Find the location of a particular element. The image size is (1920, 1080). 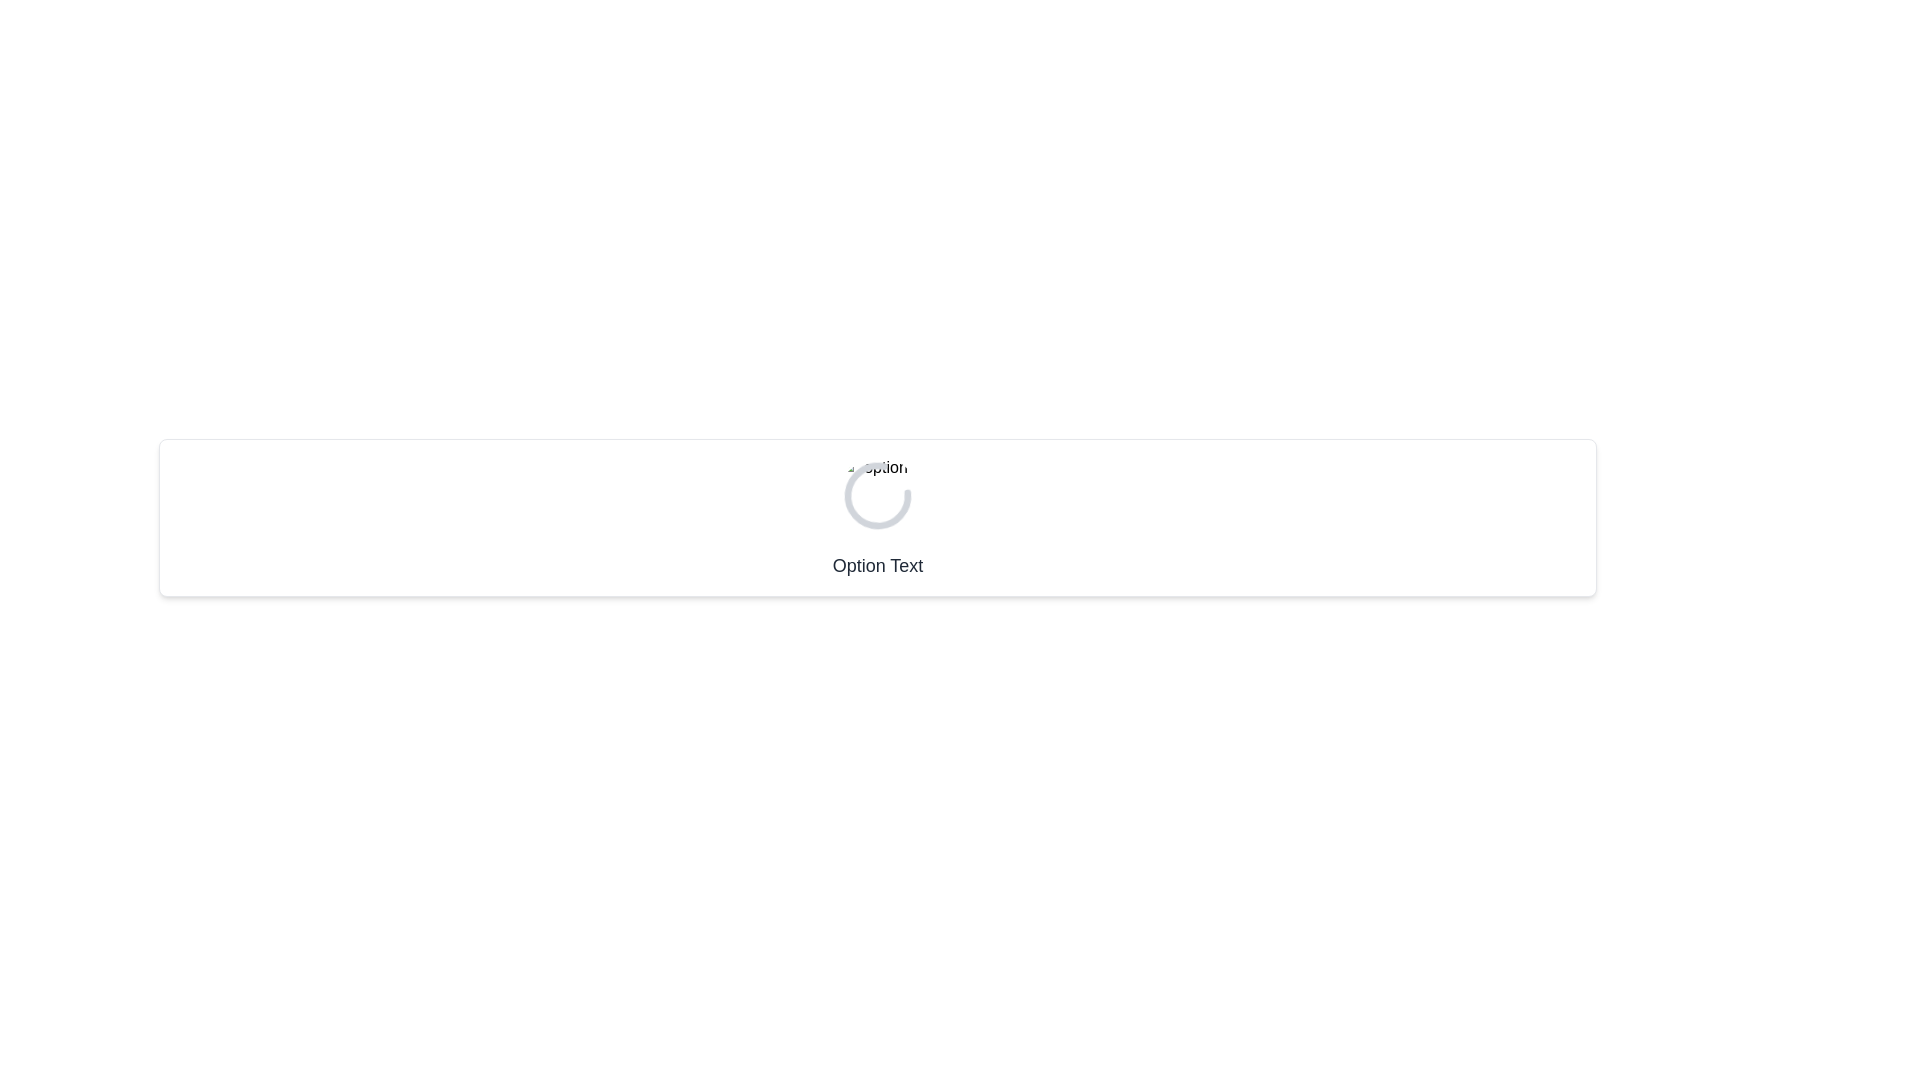

the animation of the circular loader icon, which is a gray stroke spinner located at the center of the visible region is located at coordinates (878, 494).